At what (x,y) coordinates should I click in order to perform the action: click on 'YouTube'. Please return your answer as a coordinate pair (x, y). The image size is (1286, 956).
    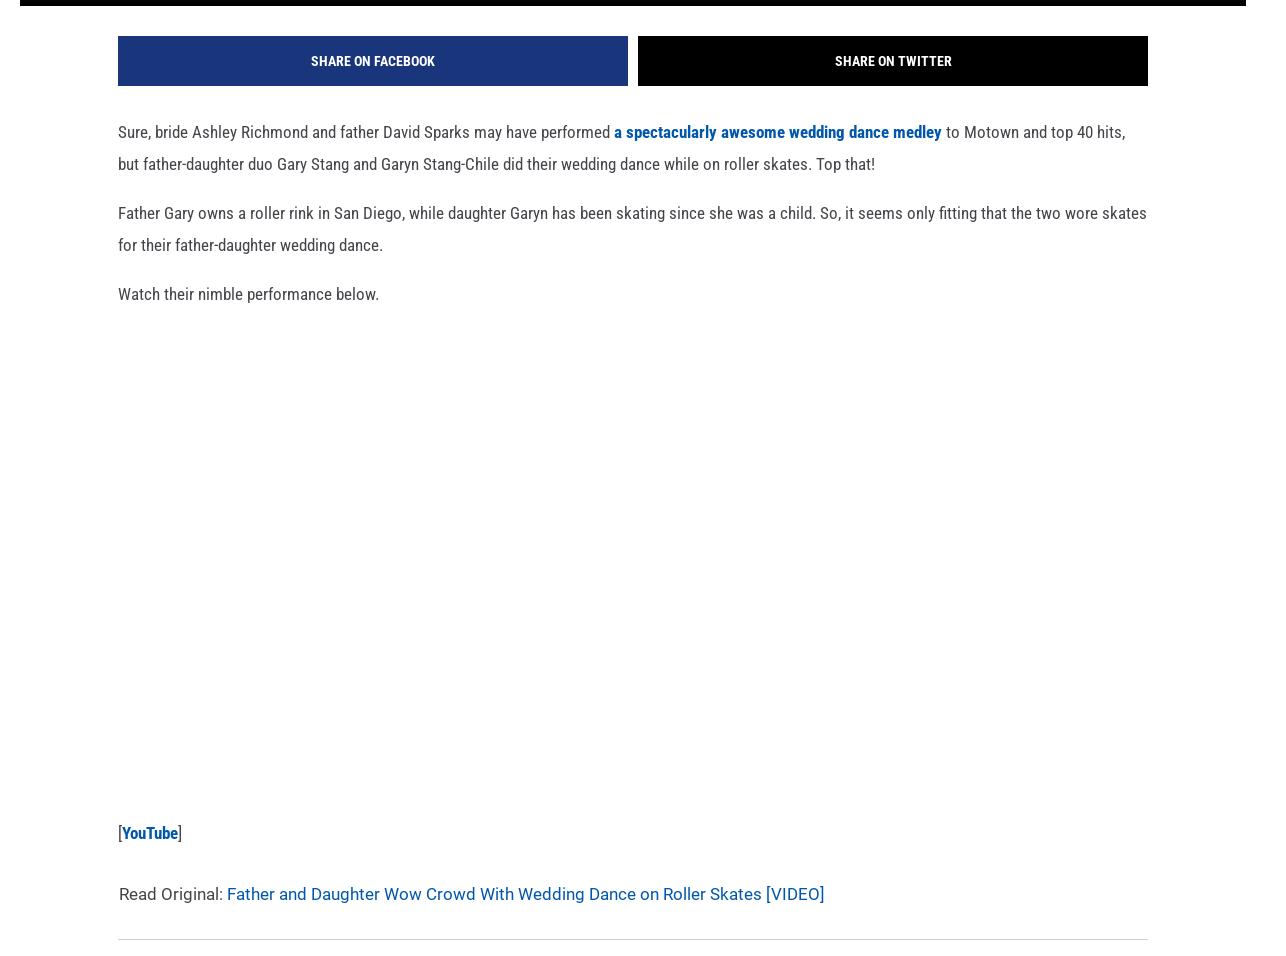
    Looking at the image, I should click on (149, 860).